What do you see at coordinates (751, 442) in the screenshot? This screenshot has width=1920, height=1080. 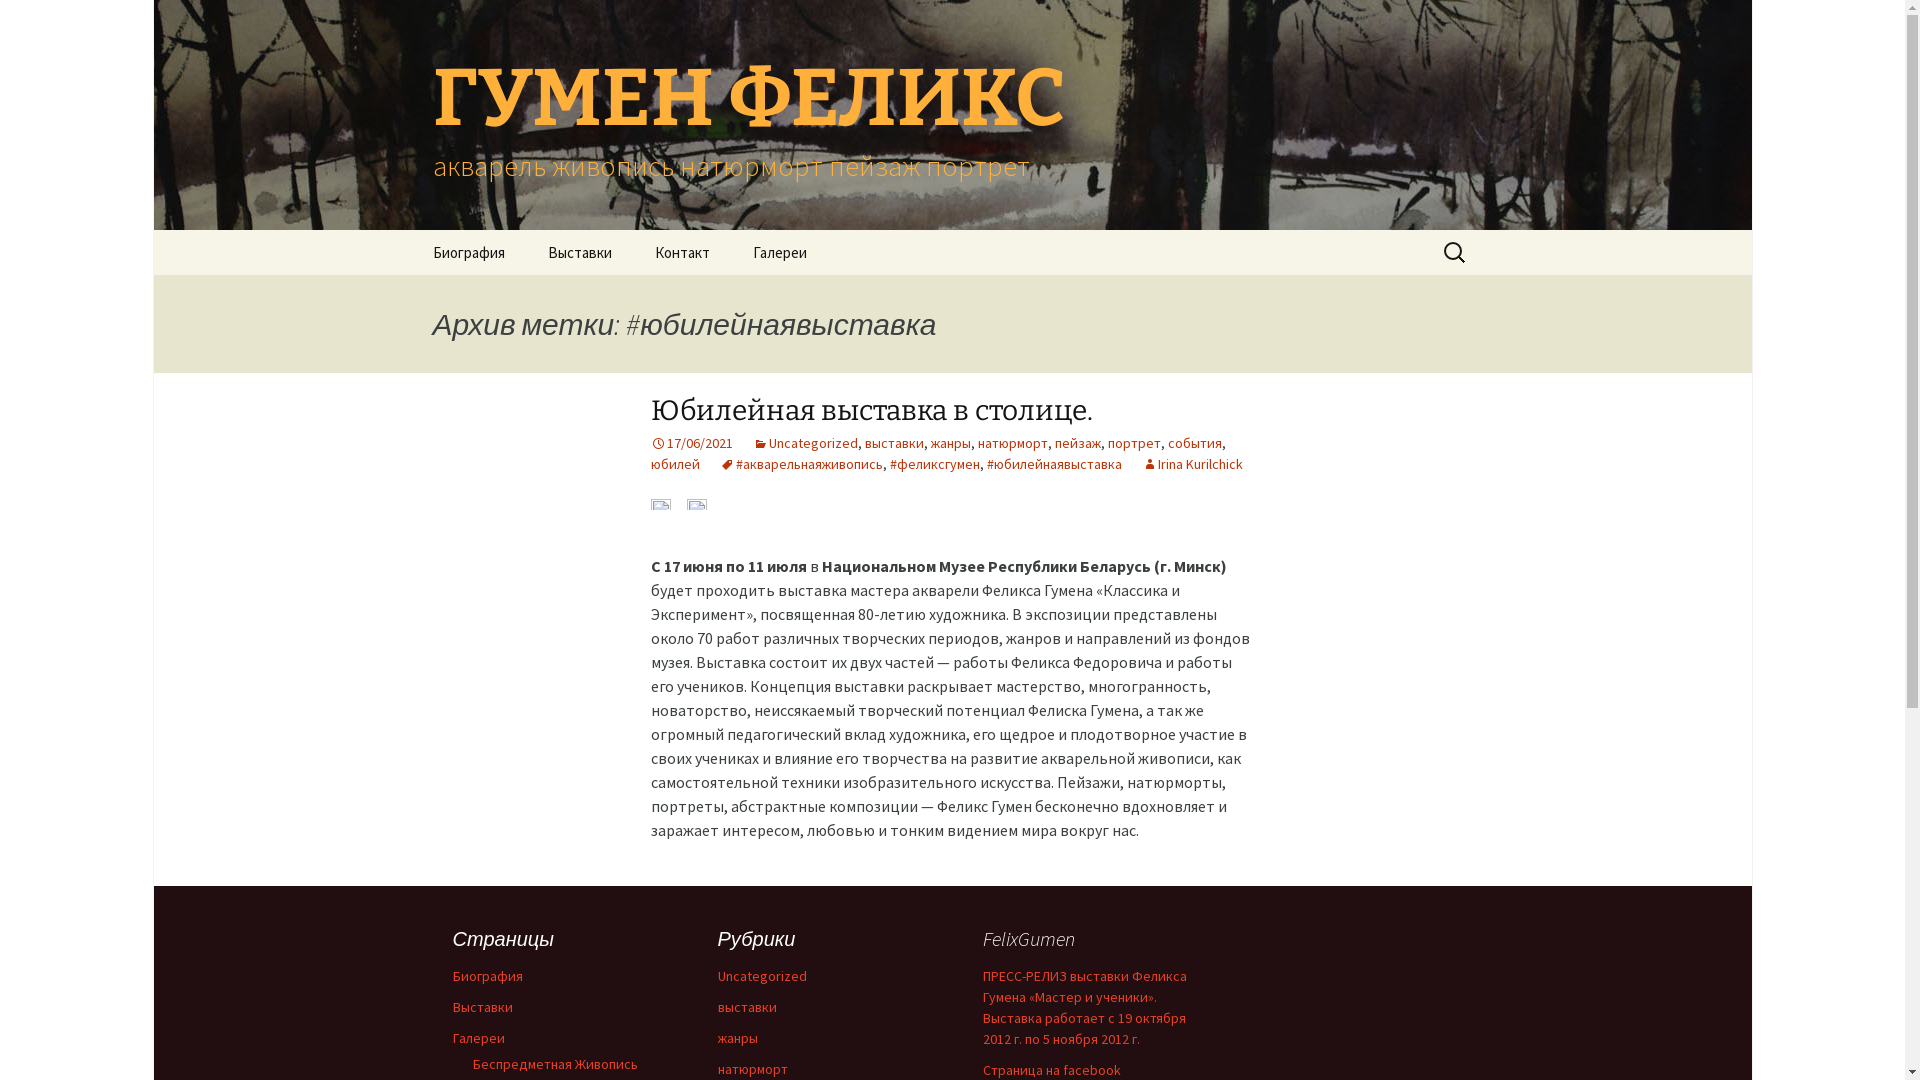 I see `'Uncategorized'` at bounding box center [751, 442].